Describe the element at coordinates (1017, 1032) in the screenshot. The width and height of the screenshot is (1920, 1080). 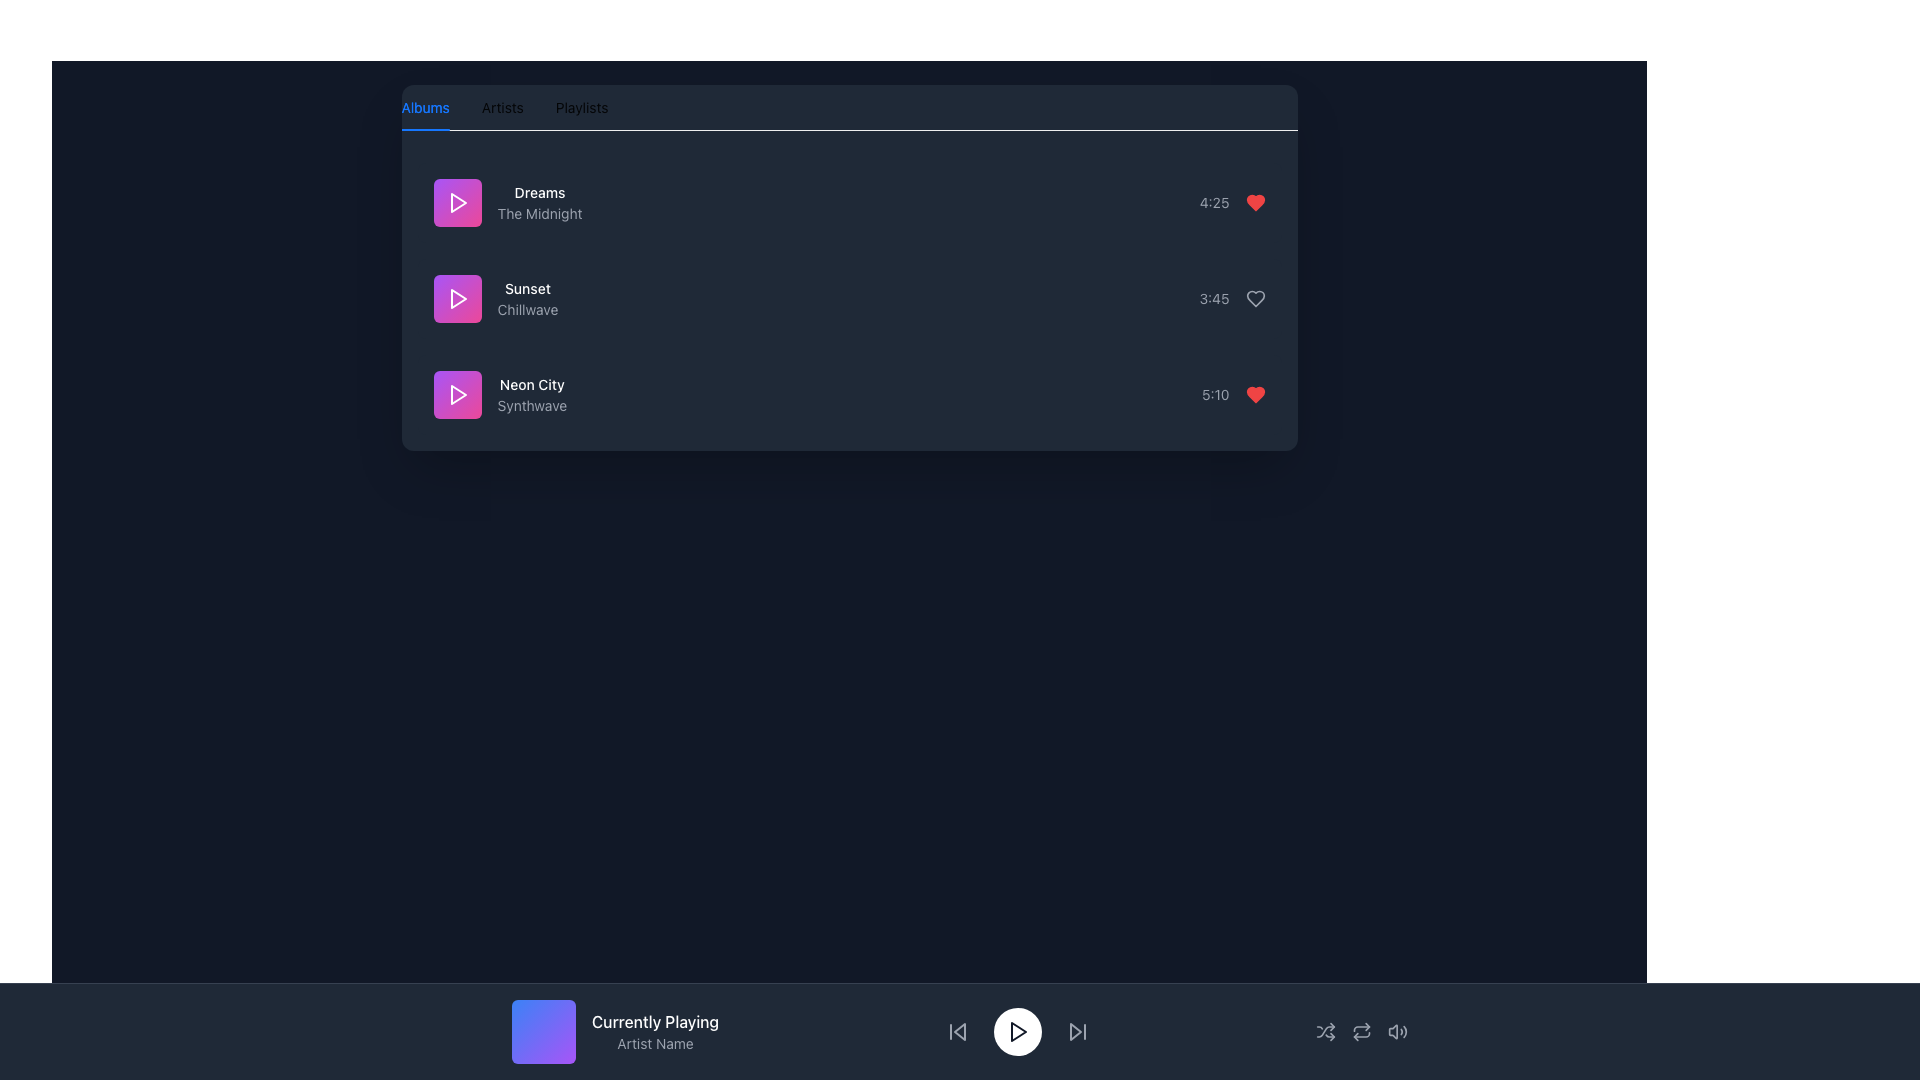
I see `the circular play button with a white background and a bold play icon` at that location.